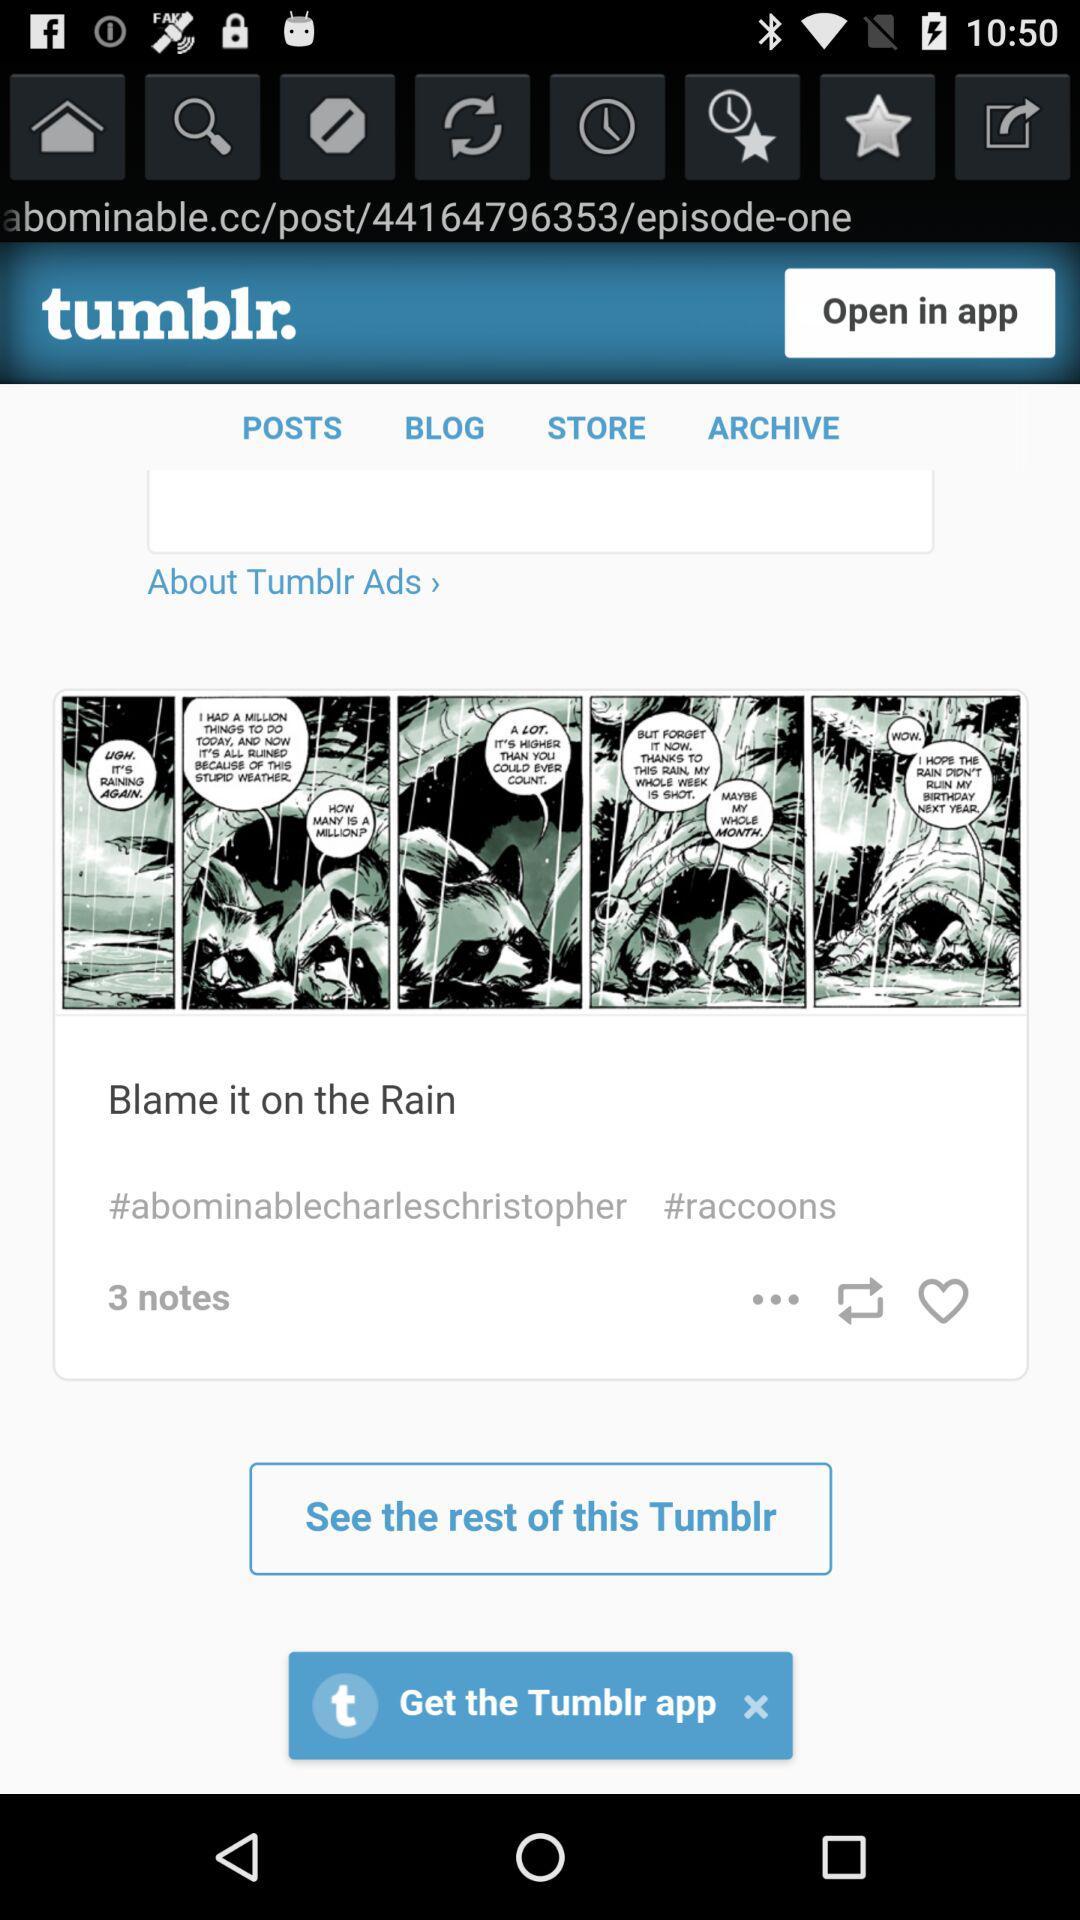 The width and height of the screenshot is (1080, 1920). Describe the element at coordinates (66, 124) in the screenshot. I see `return home` at that location.